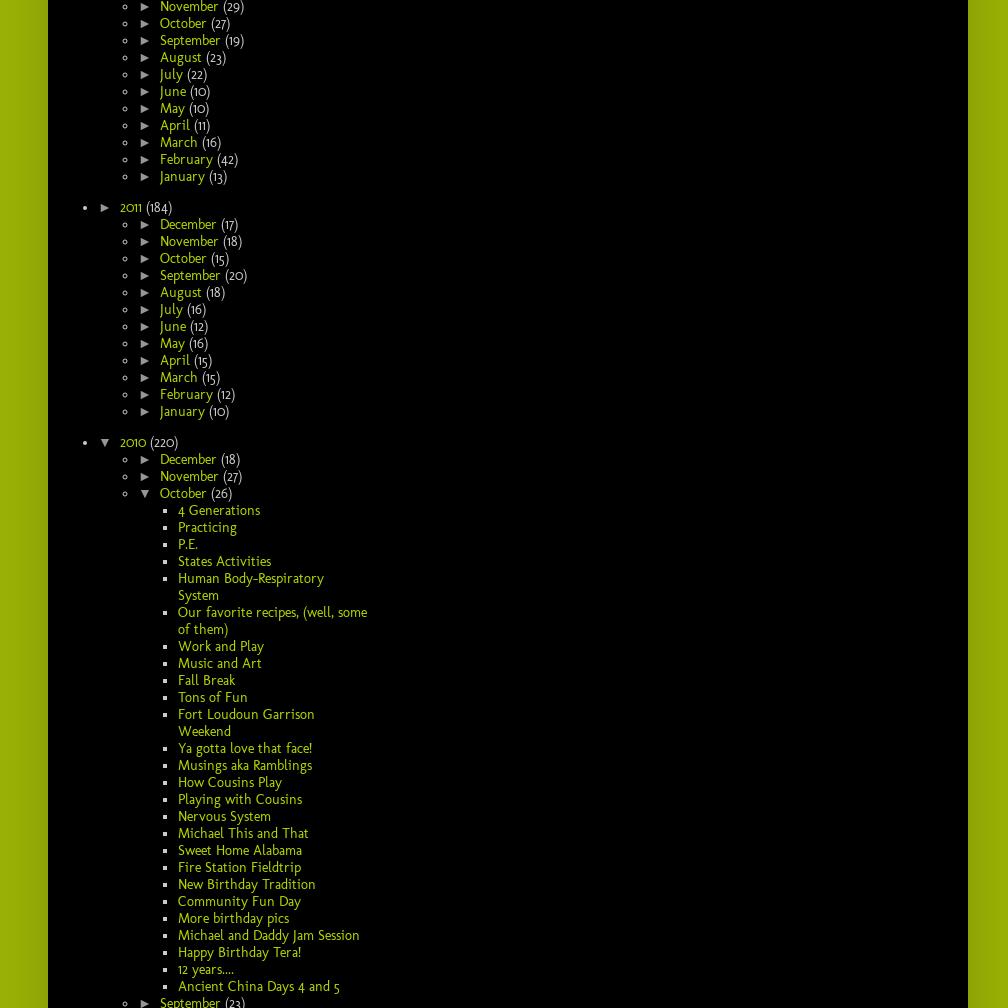  I want to click on 'Music and Art', so click(220, 662).